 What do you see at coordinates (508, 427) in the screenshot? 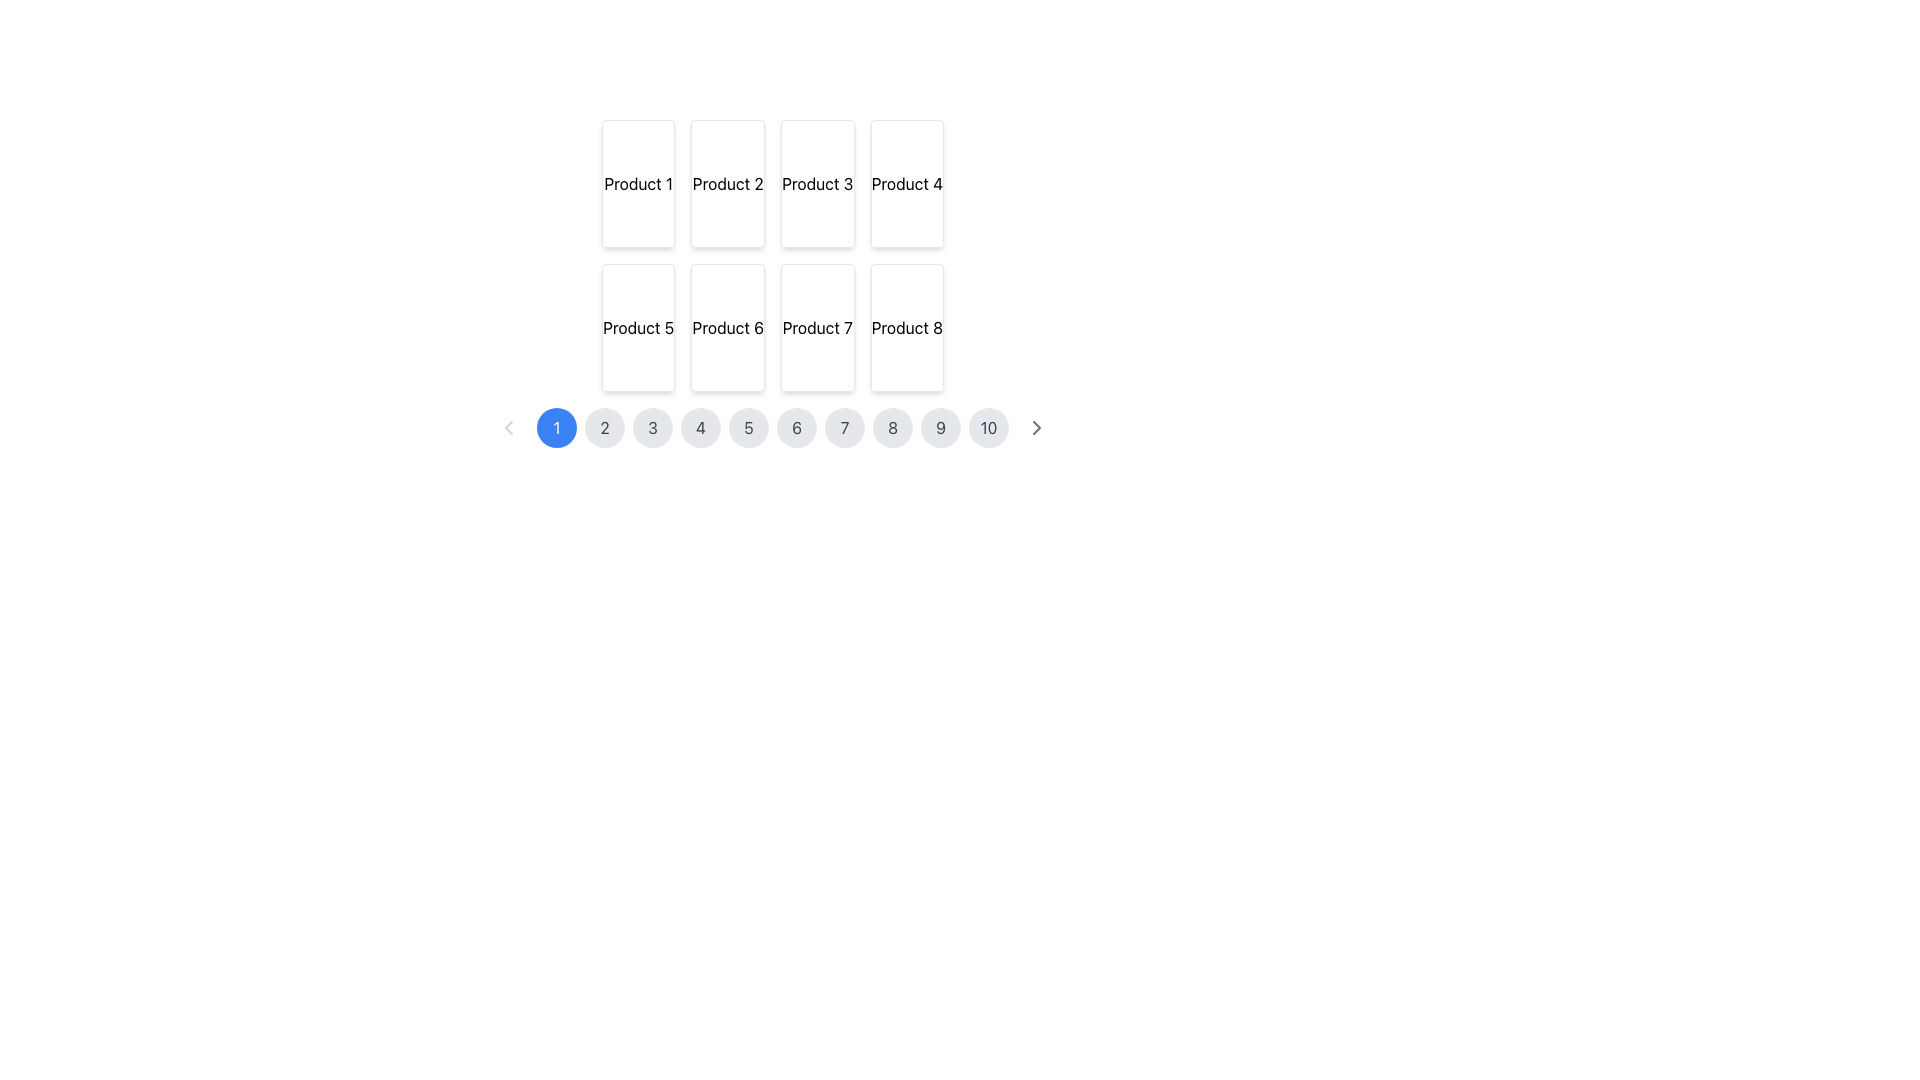
I see `the disabled leftward chevron button in the pagination control bar, located at the bottom of the interface, which is visually represented by a gray arrow in a circular area` at bounding box center [508, 427].